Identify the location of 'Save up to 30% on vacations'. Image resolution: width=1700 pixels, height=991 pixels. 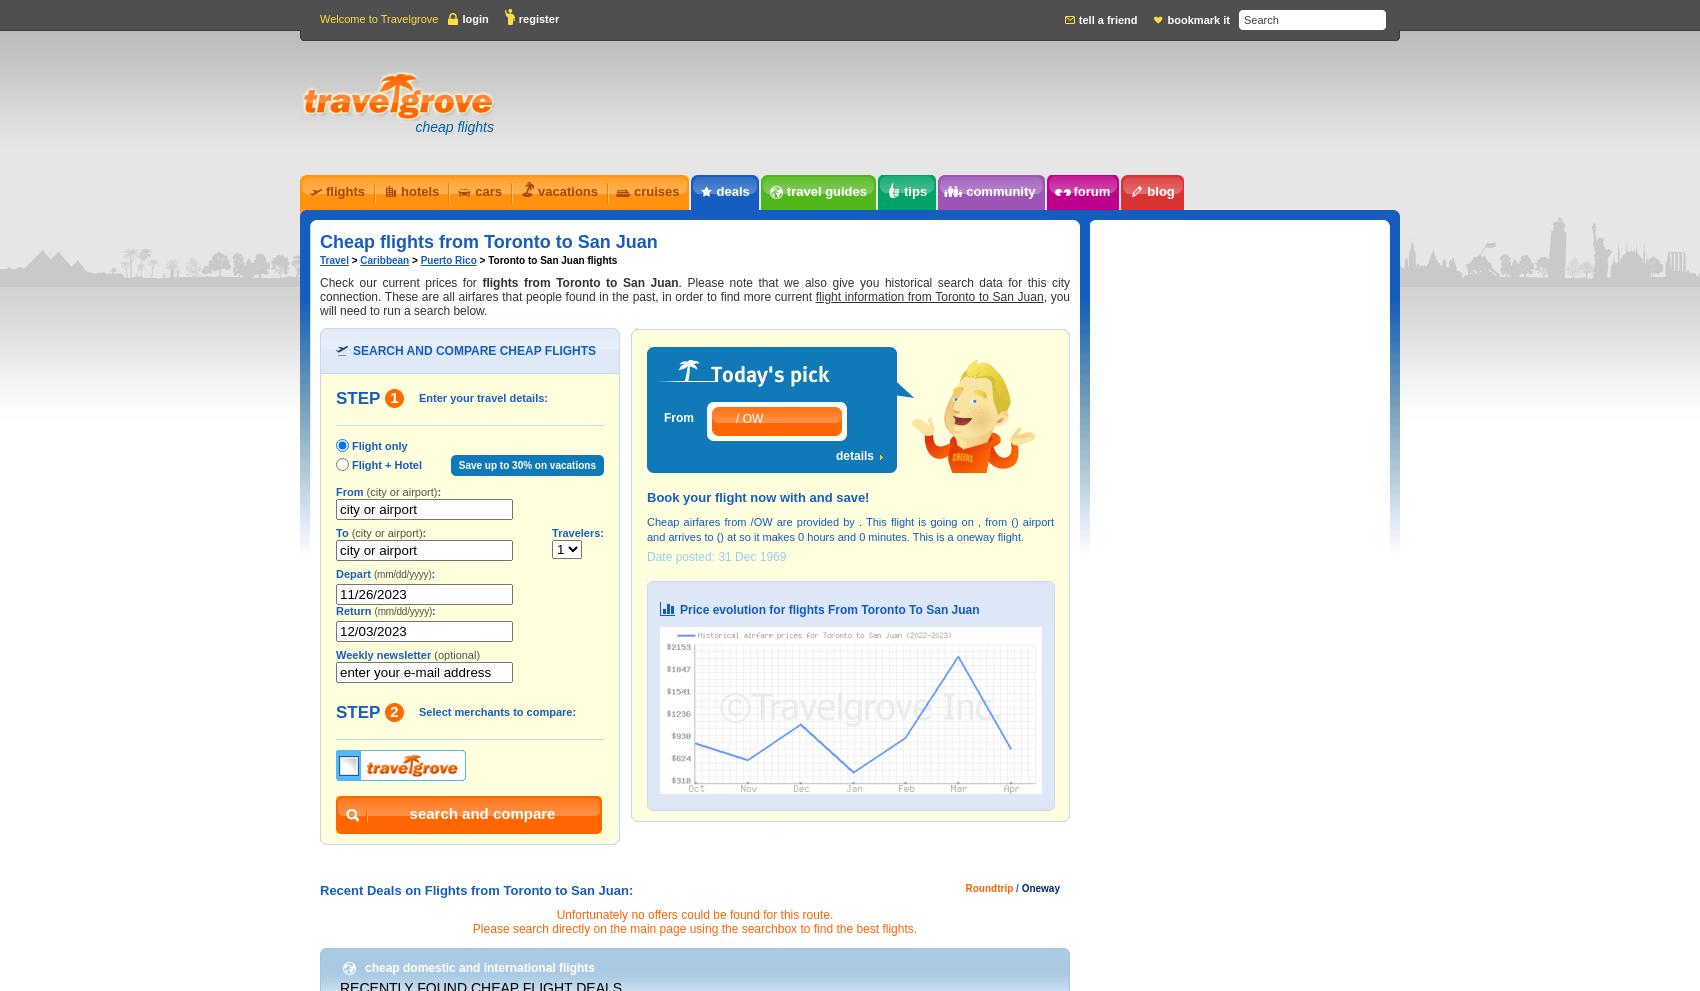
(527, 464).